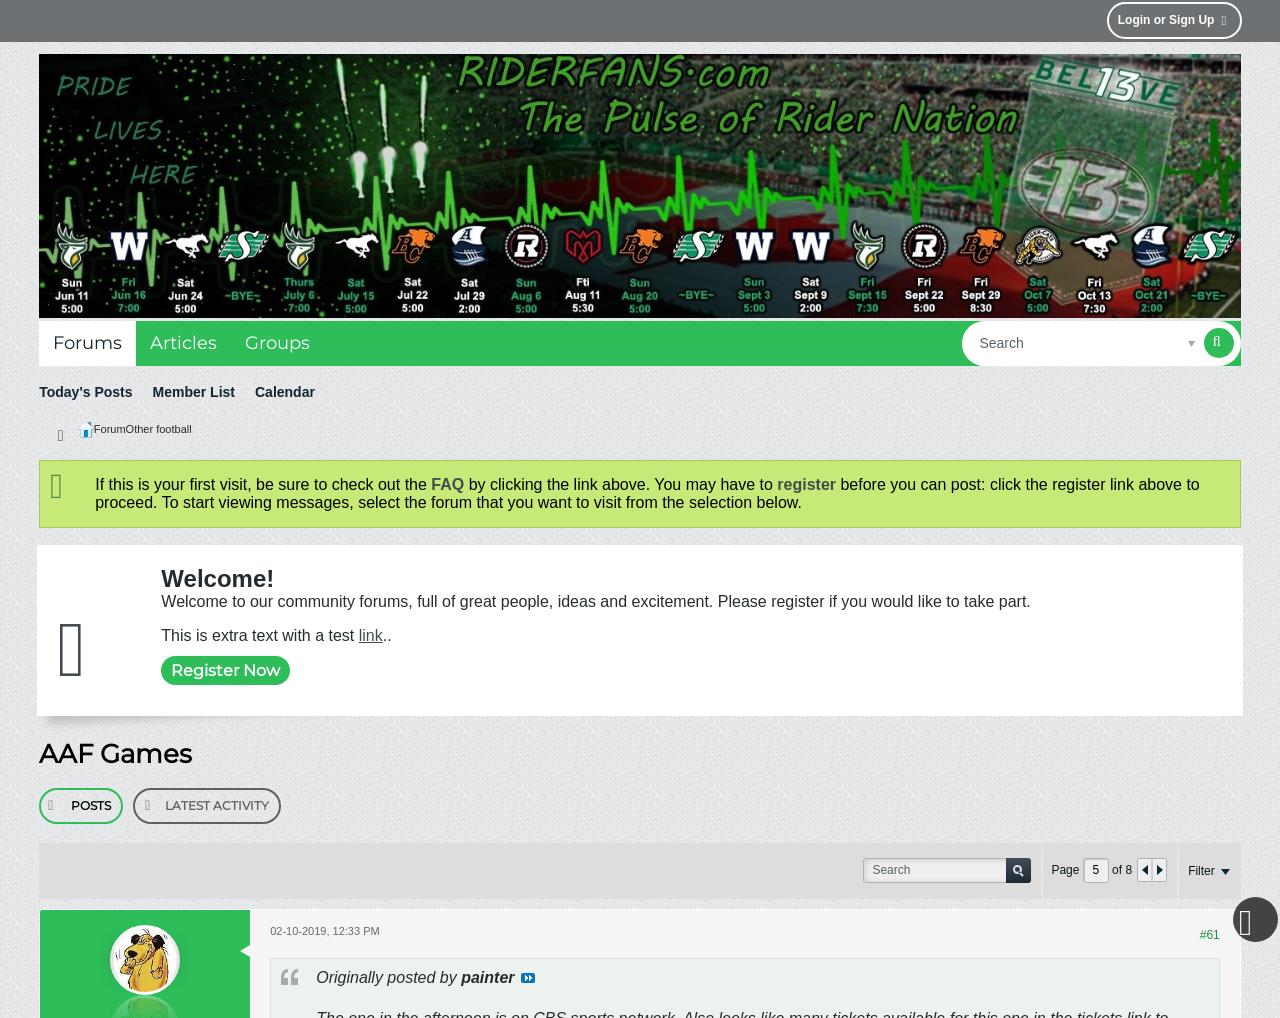 The width and height of the screenshot is (1280, 1018). I want to click on 'Welcome to our community forums, full of great people, ideas and excitement. Please register if you would like to take part.', so click(594, 600).